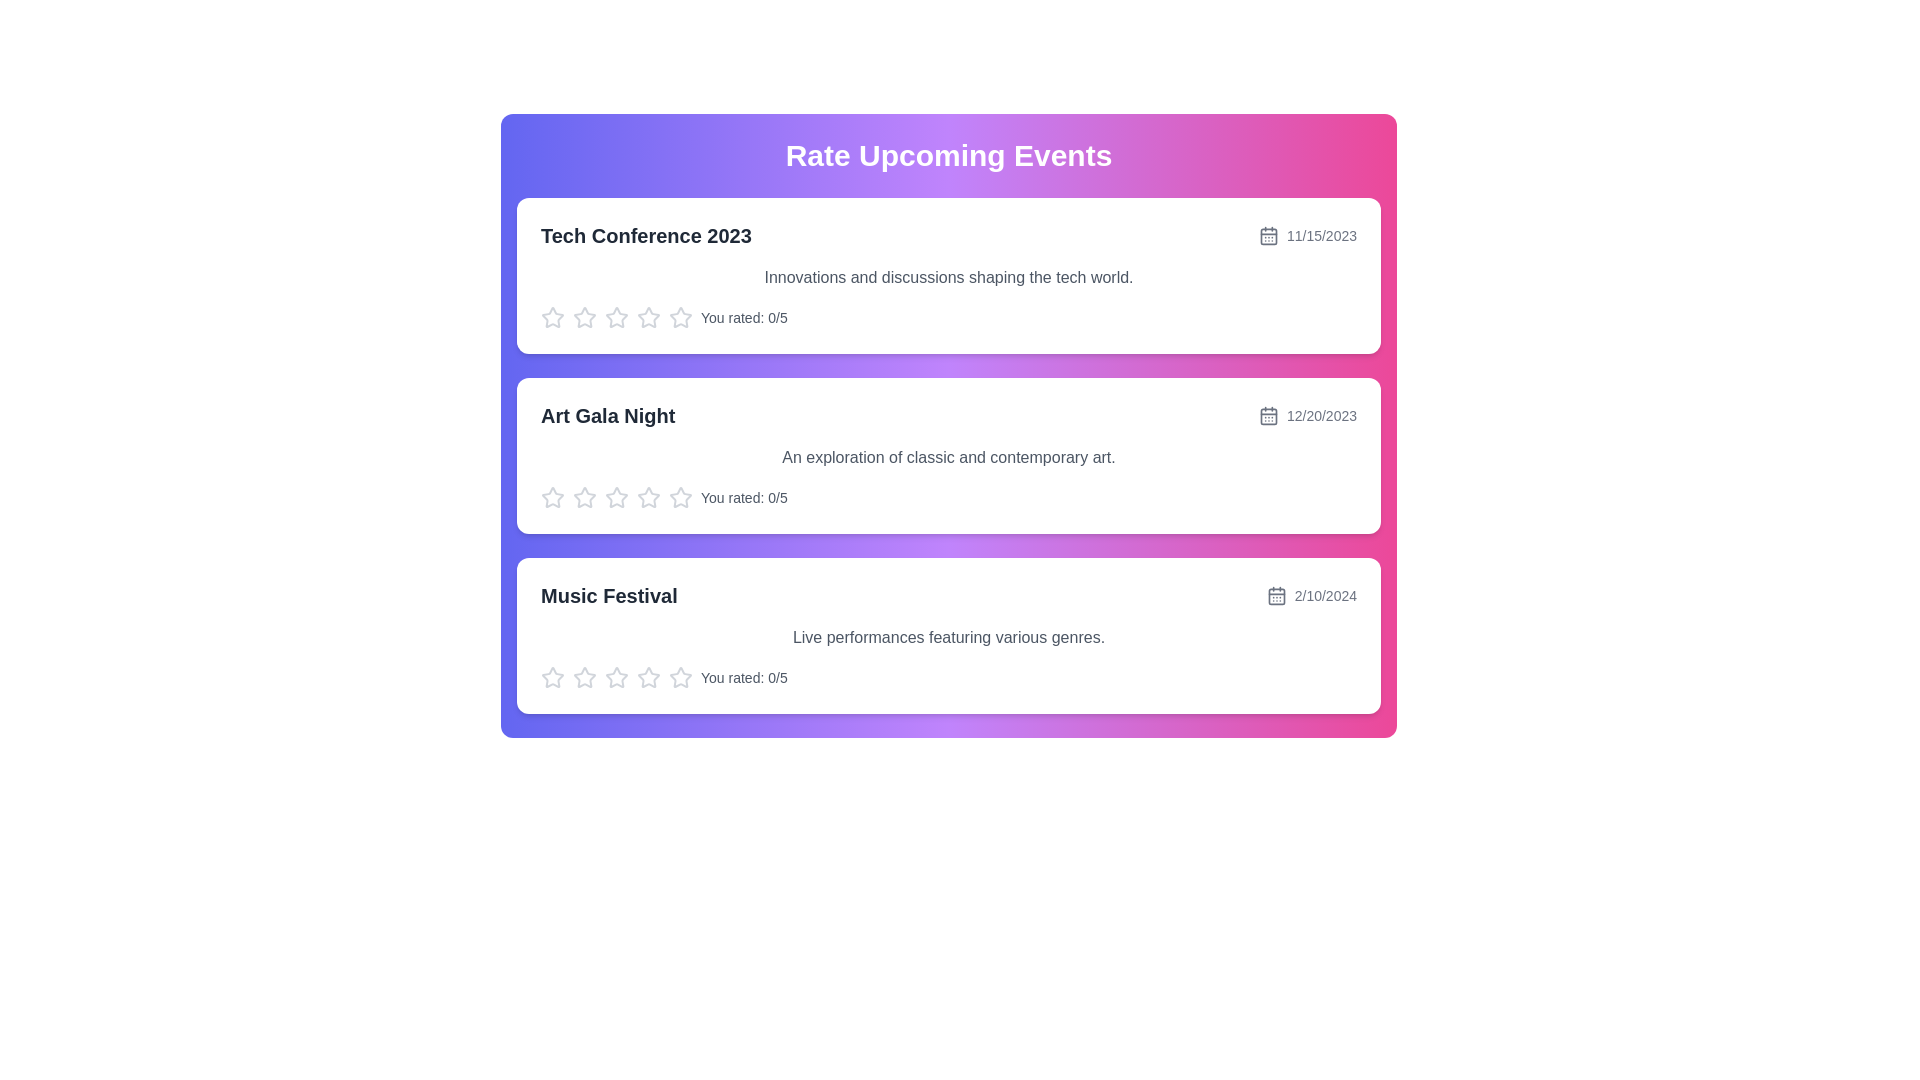  Describe the element at coordinates (681, 316) in the screenshot. I see `the fourth star icon in the rating interface beneath the 'Tech Conference 2023' item` at that location.